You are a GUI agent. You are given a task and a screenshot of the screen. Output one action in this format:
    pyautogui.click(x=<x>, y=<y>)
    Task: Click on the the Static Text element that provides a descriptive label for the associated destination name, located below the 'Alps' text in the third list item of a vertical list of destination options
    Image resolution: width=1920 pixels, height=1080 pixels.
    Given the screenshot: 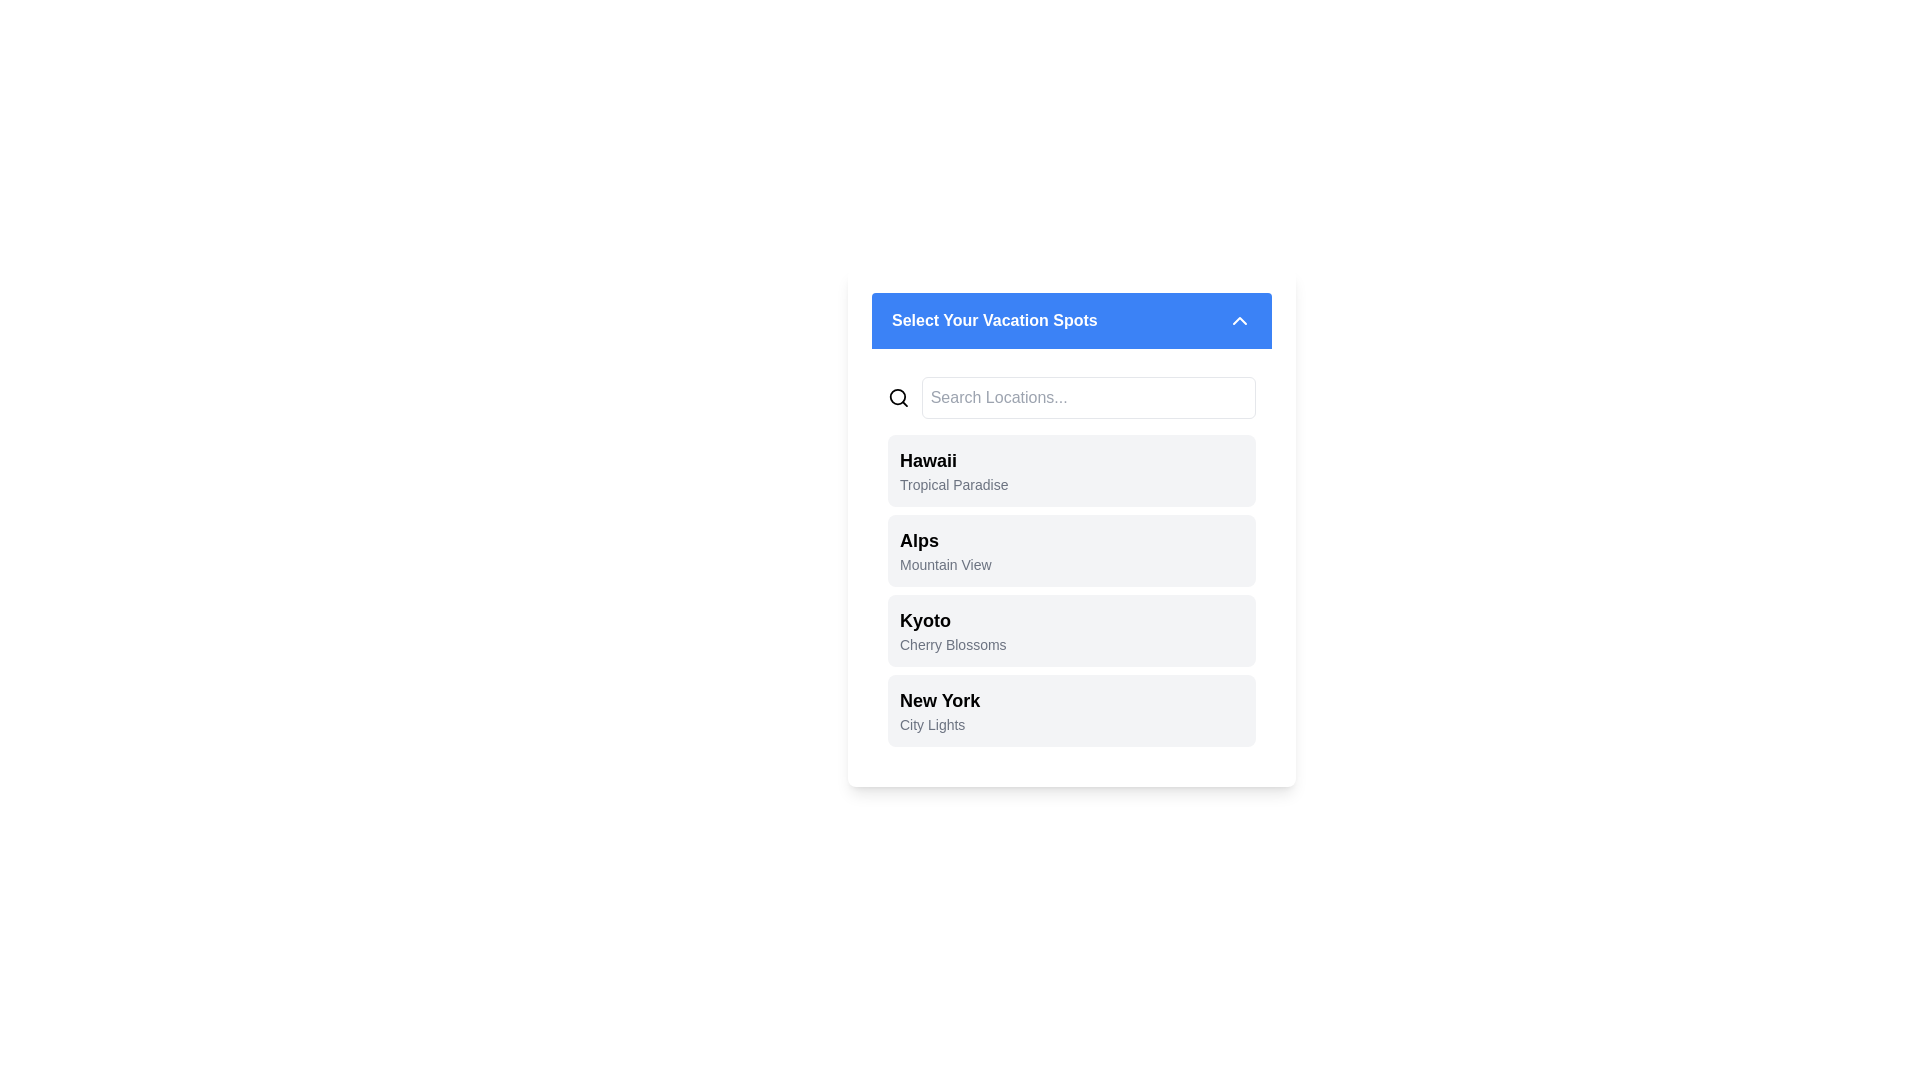 What is the action you would take?
    pyautogui.click(x=944, y=564)
    